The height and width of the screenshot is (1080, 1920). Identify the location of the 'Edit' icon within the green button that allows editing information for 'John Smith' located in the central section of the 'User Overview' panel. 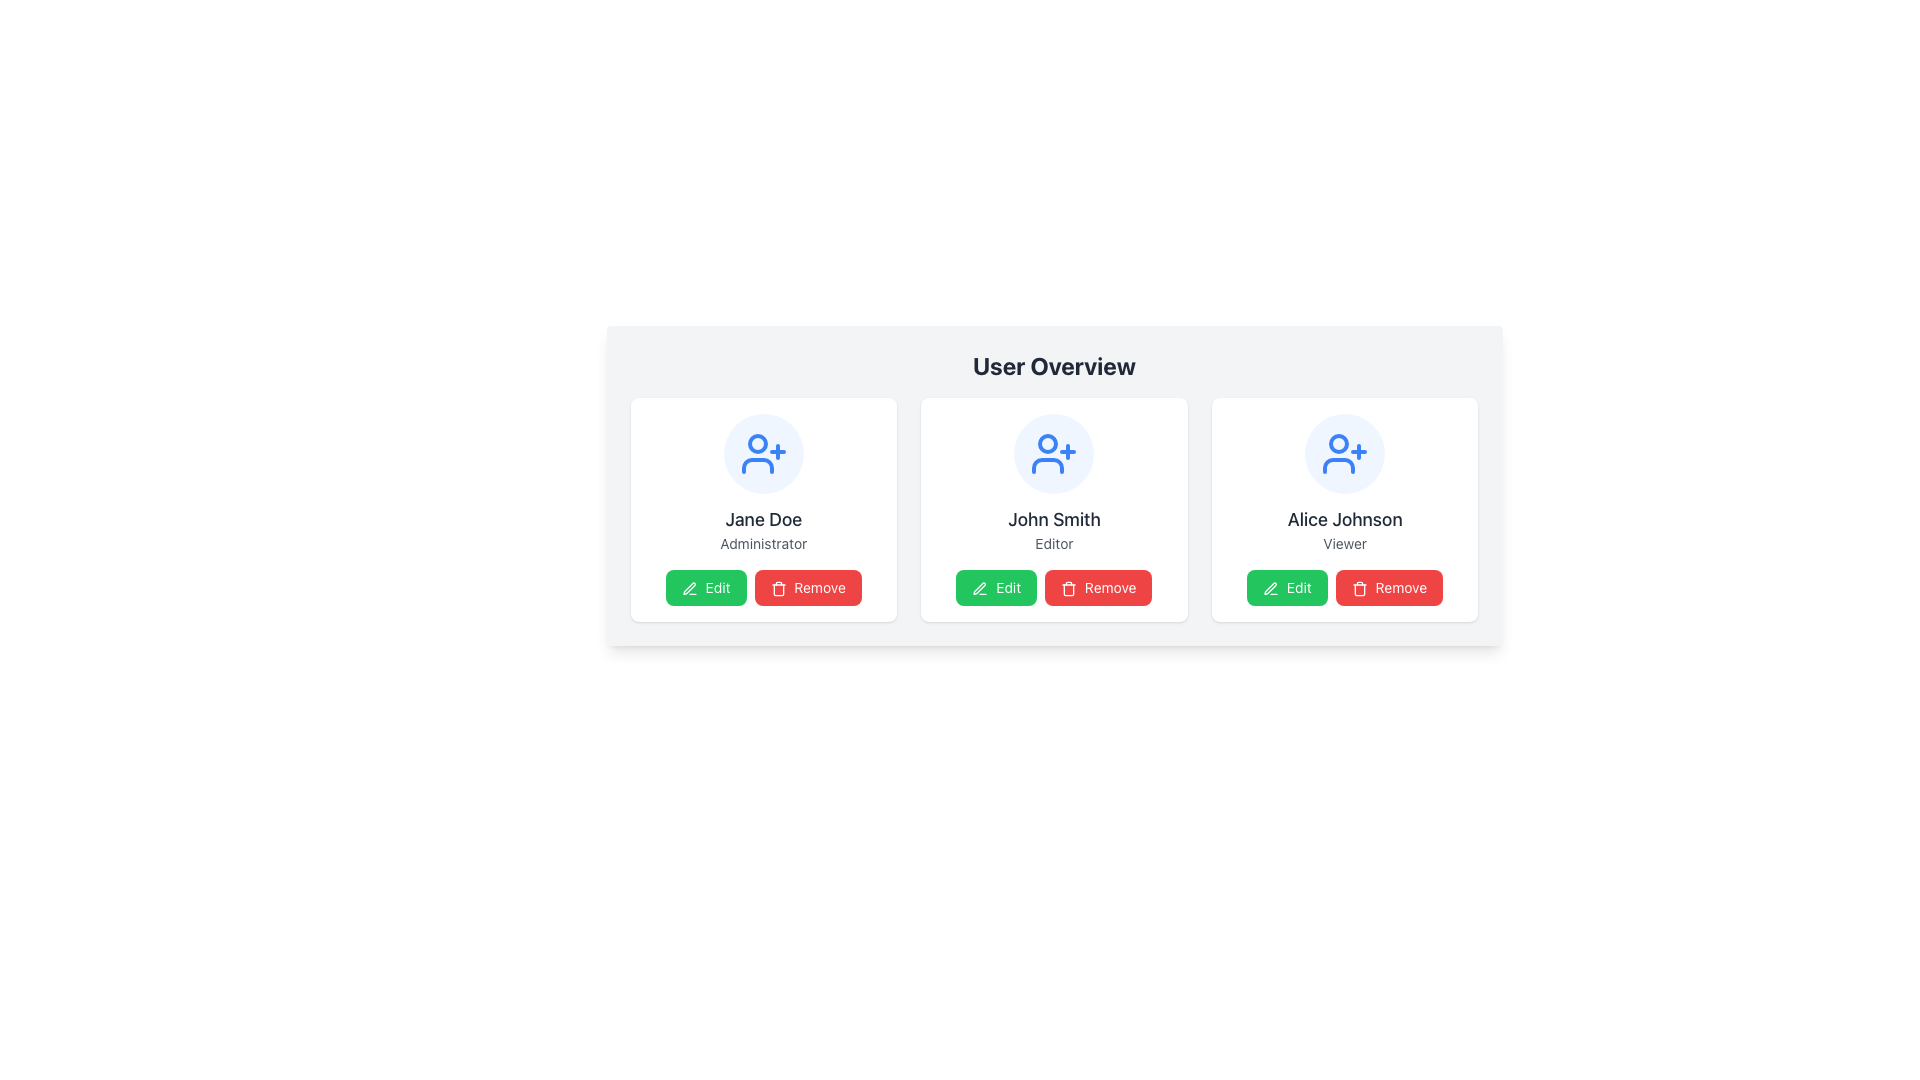
(980, 588).